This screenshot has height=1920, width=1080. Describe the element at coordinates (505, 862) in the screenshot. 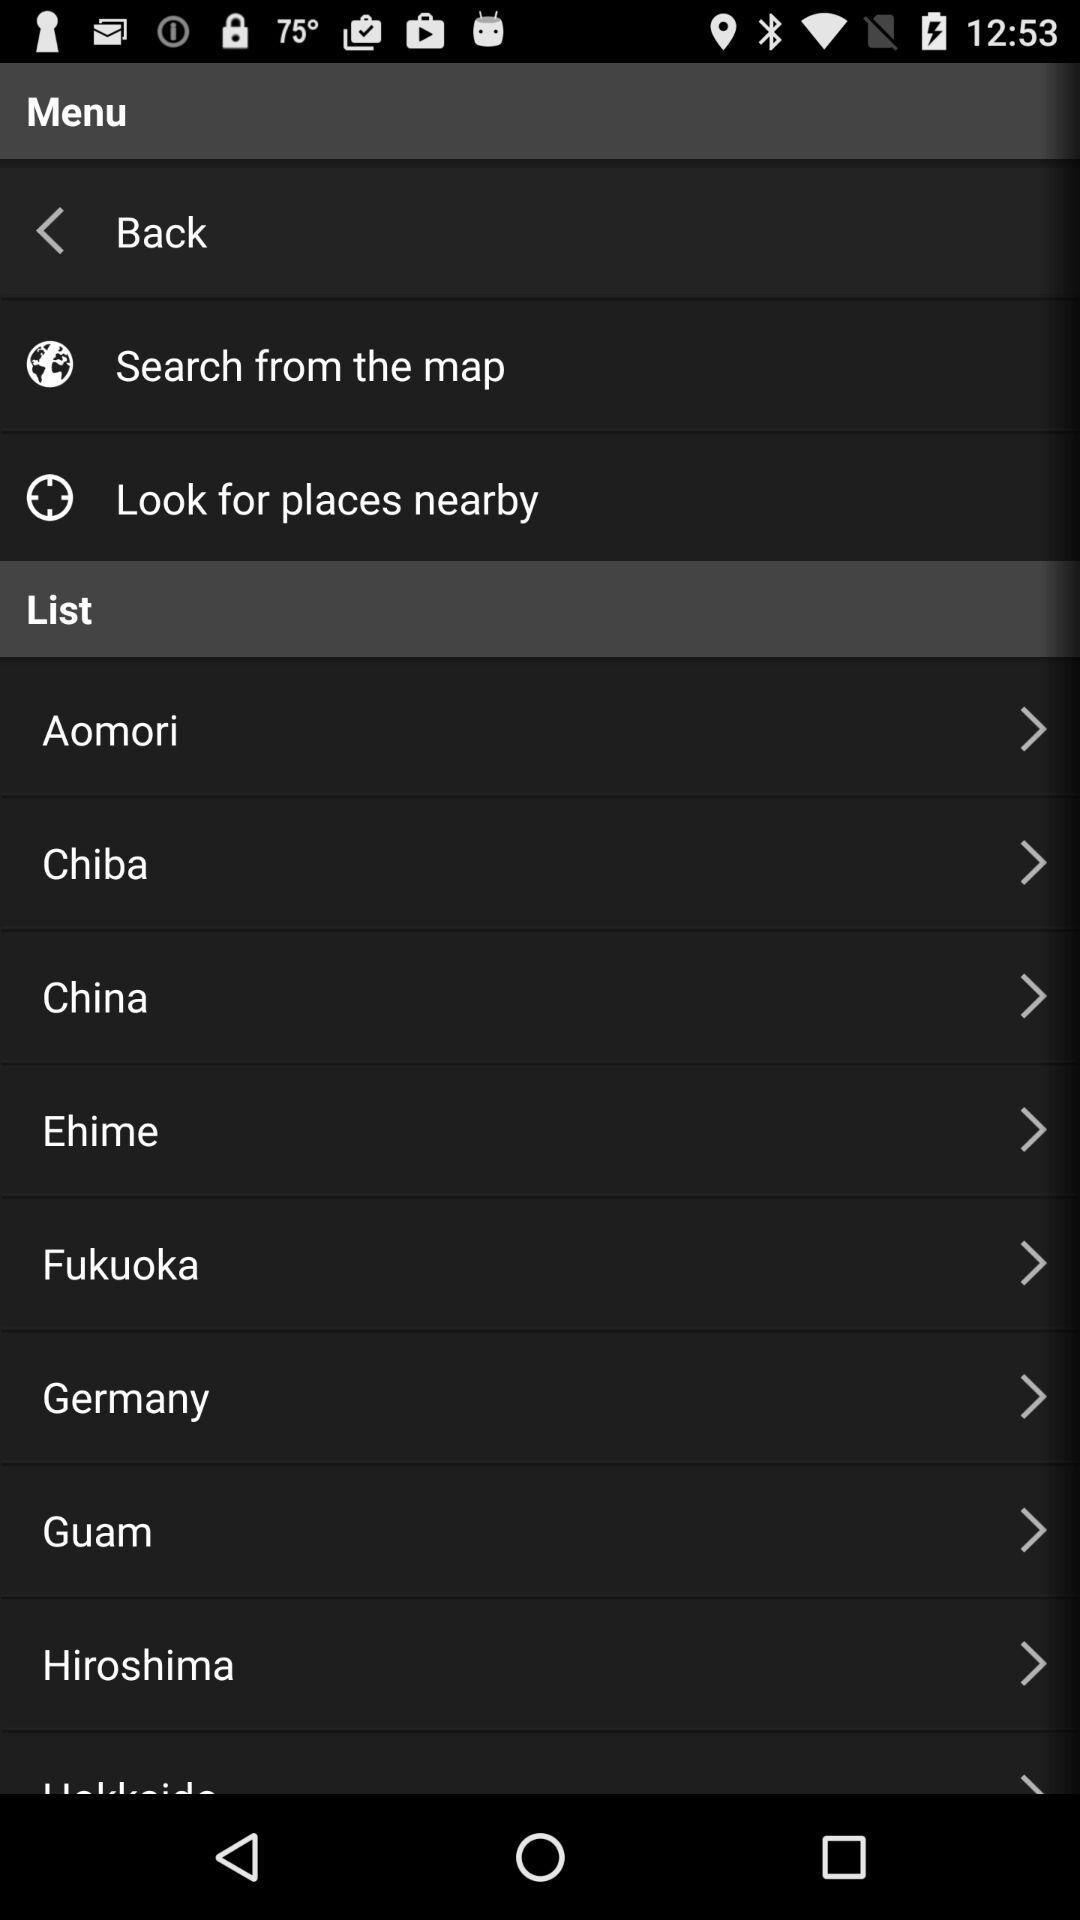

I see `the chiba` at that location.